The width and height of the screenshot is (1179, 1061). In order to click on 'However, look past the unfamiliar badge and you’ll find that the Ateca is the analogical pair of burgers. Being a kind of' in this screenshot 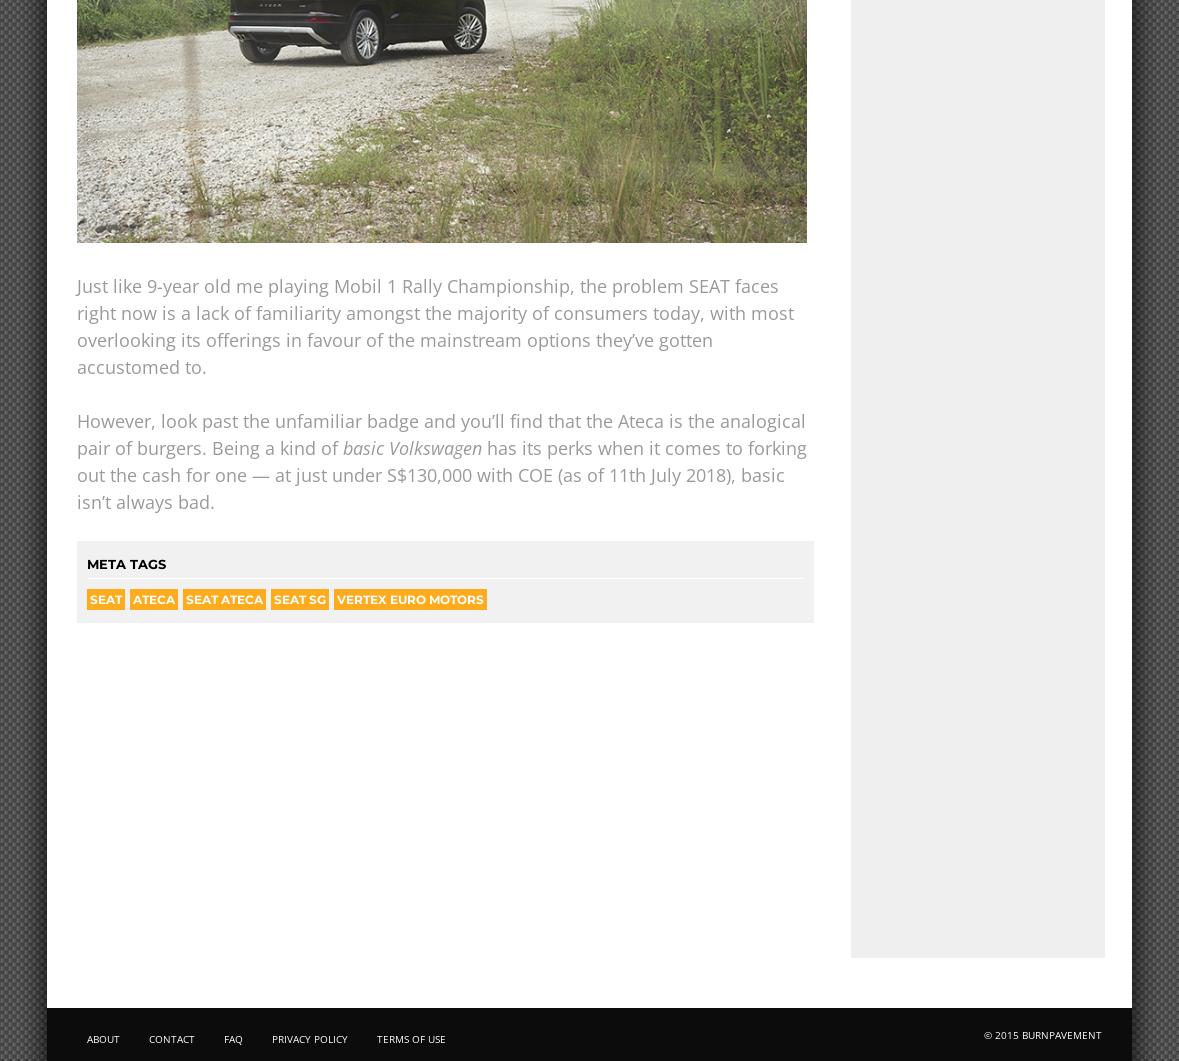, I will do `click(75, 434)`.